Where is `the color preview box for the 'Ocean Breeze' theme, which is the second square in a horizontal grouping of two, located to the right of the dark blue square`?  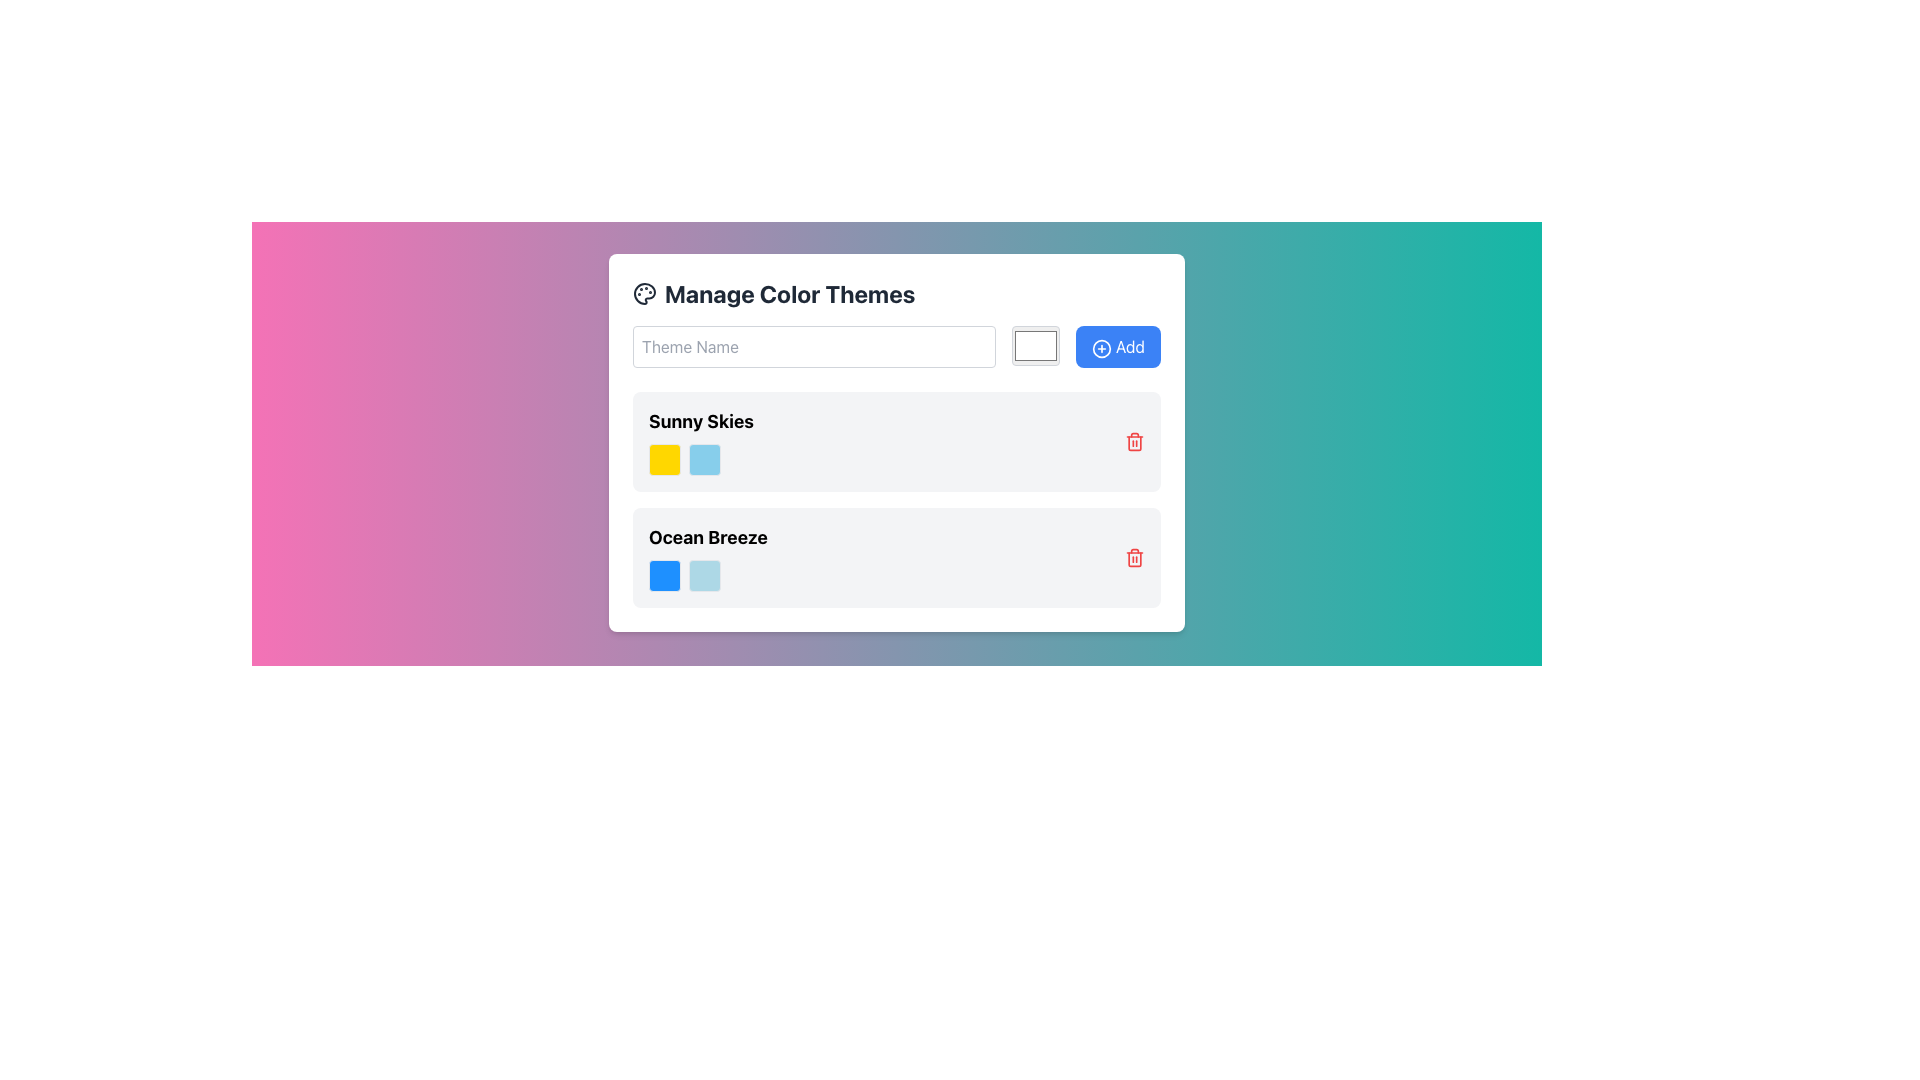 the color preview box for the 'Ocean Breeze' theme, which is the second square in a horizontal grouping of two, located to the right of the dark blue square is located at coordinates (705, 575).